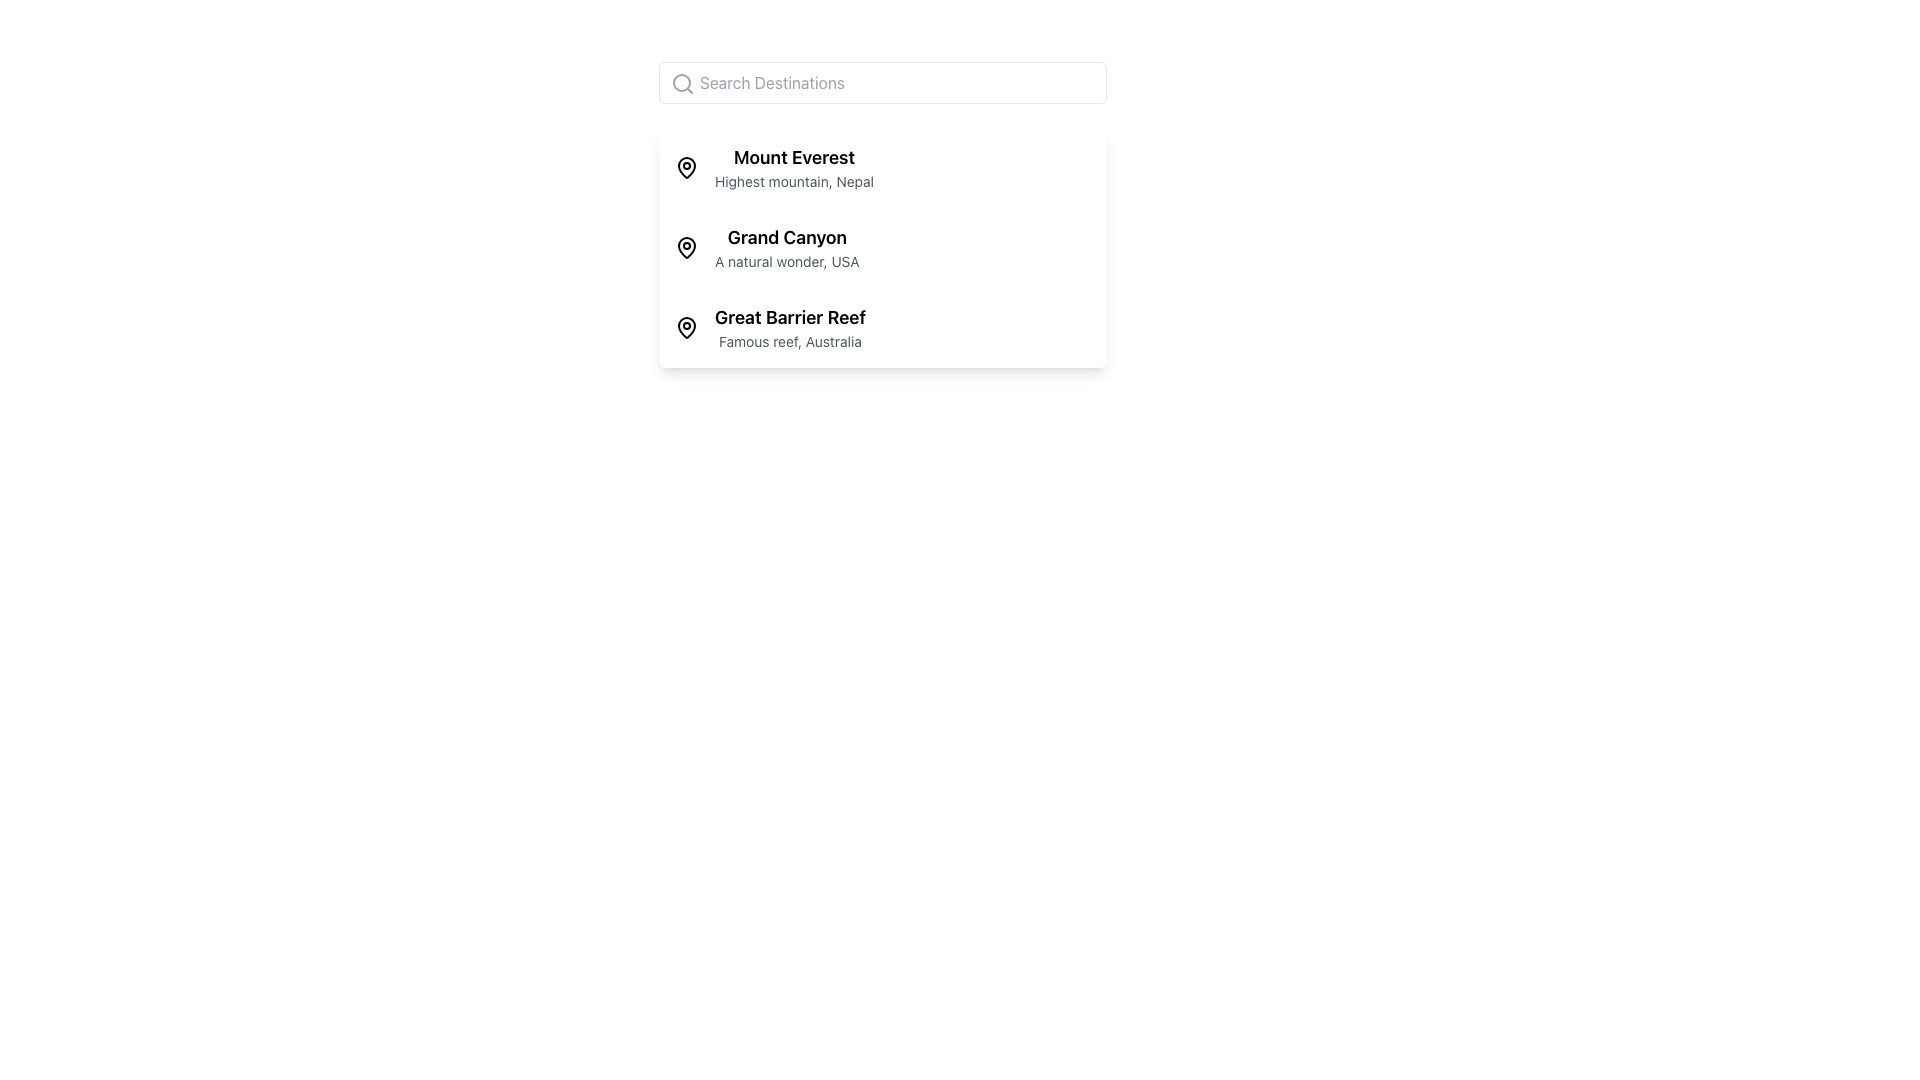 The height and width of the screenshot is (1080, 1920). What do you see at coordinates (789, 316) in the screenshot?
I see `the text label displaying 'Great Barrier Reef', which is prominently positioned above the description 'Famous reef, Australia' in the vertical list of destinations` at bounding box center [789, 316].